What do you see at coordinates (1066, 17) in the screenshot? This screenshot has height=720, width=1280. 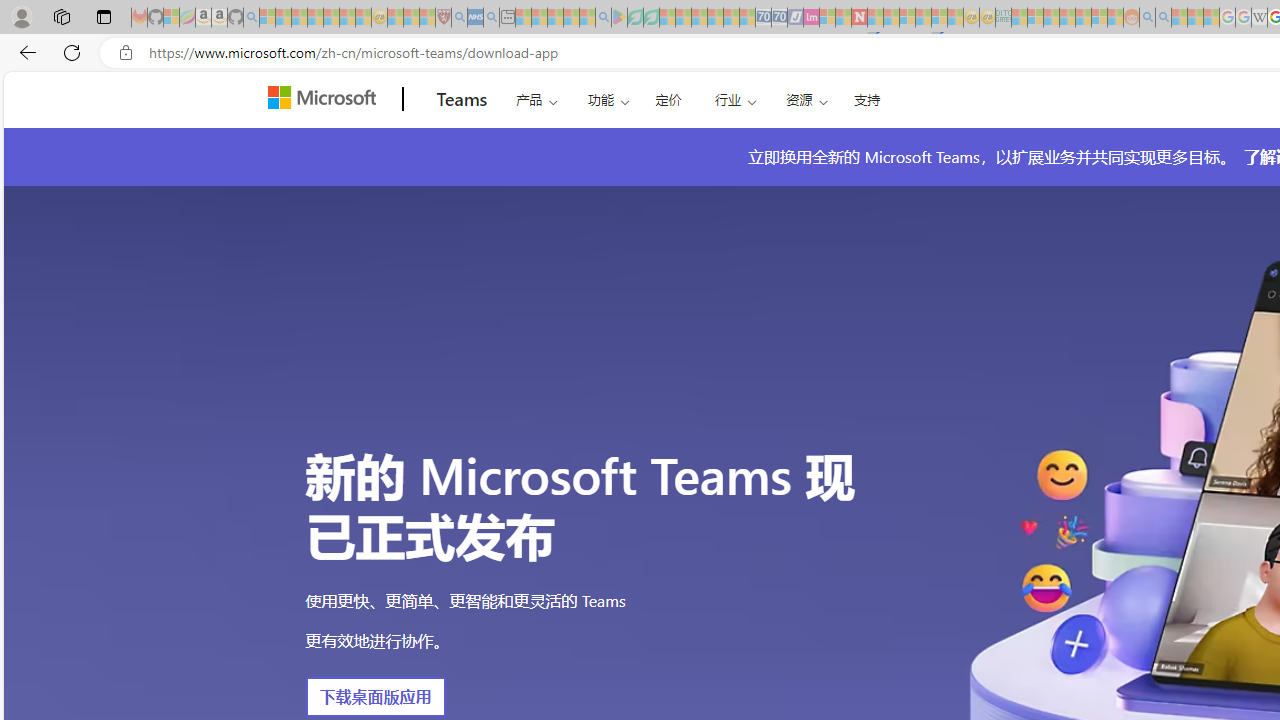 I see `'Expert Portfolios - Sleeping'` at bounding box center [1066, 17].